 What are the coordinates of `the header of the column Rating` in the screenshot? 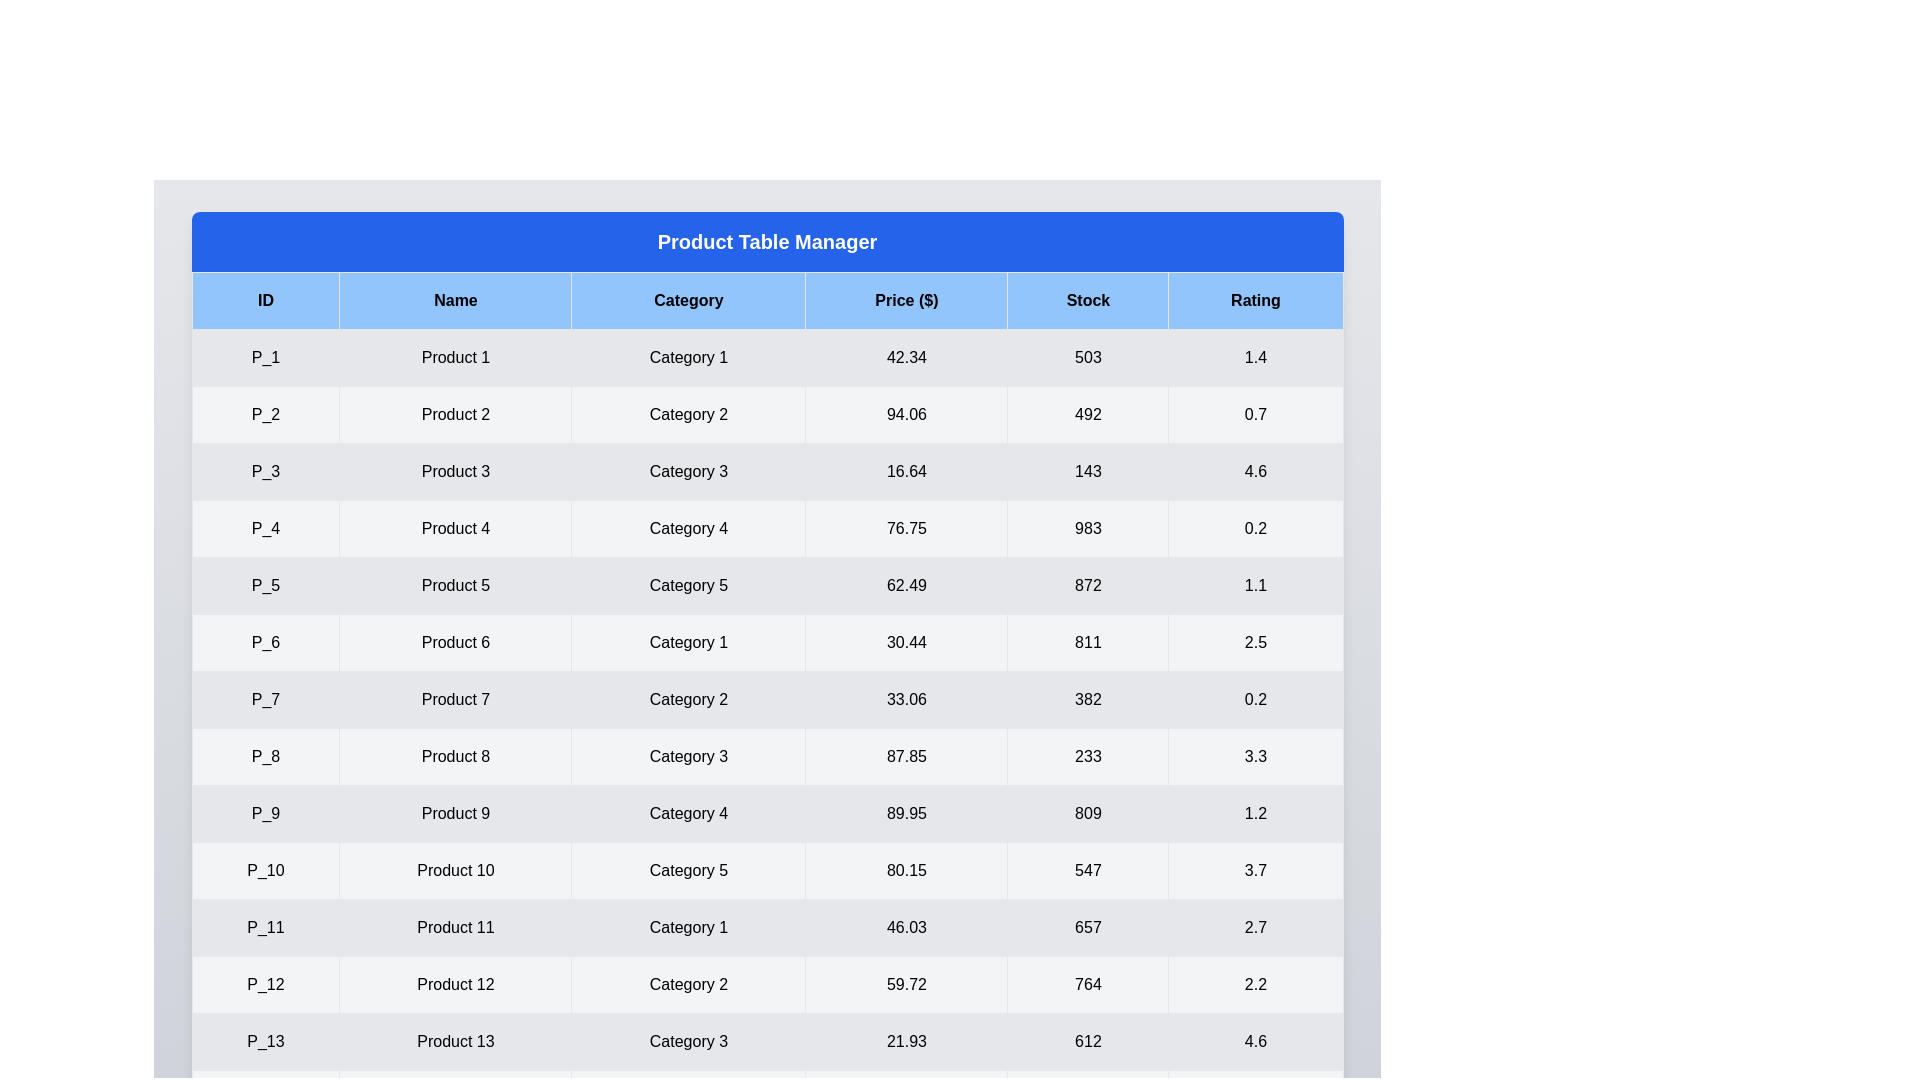 It's located at (1255, 300).